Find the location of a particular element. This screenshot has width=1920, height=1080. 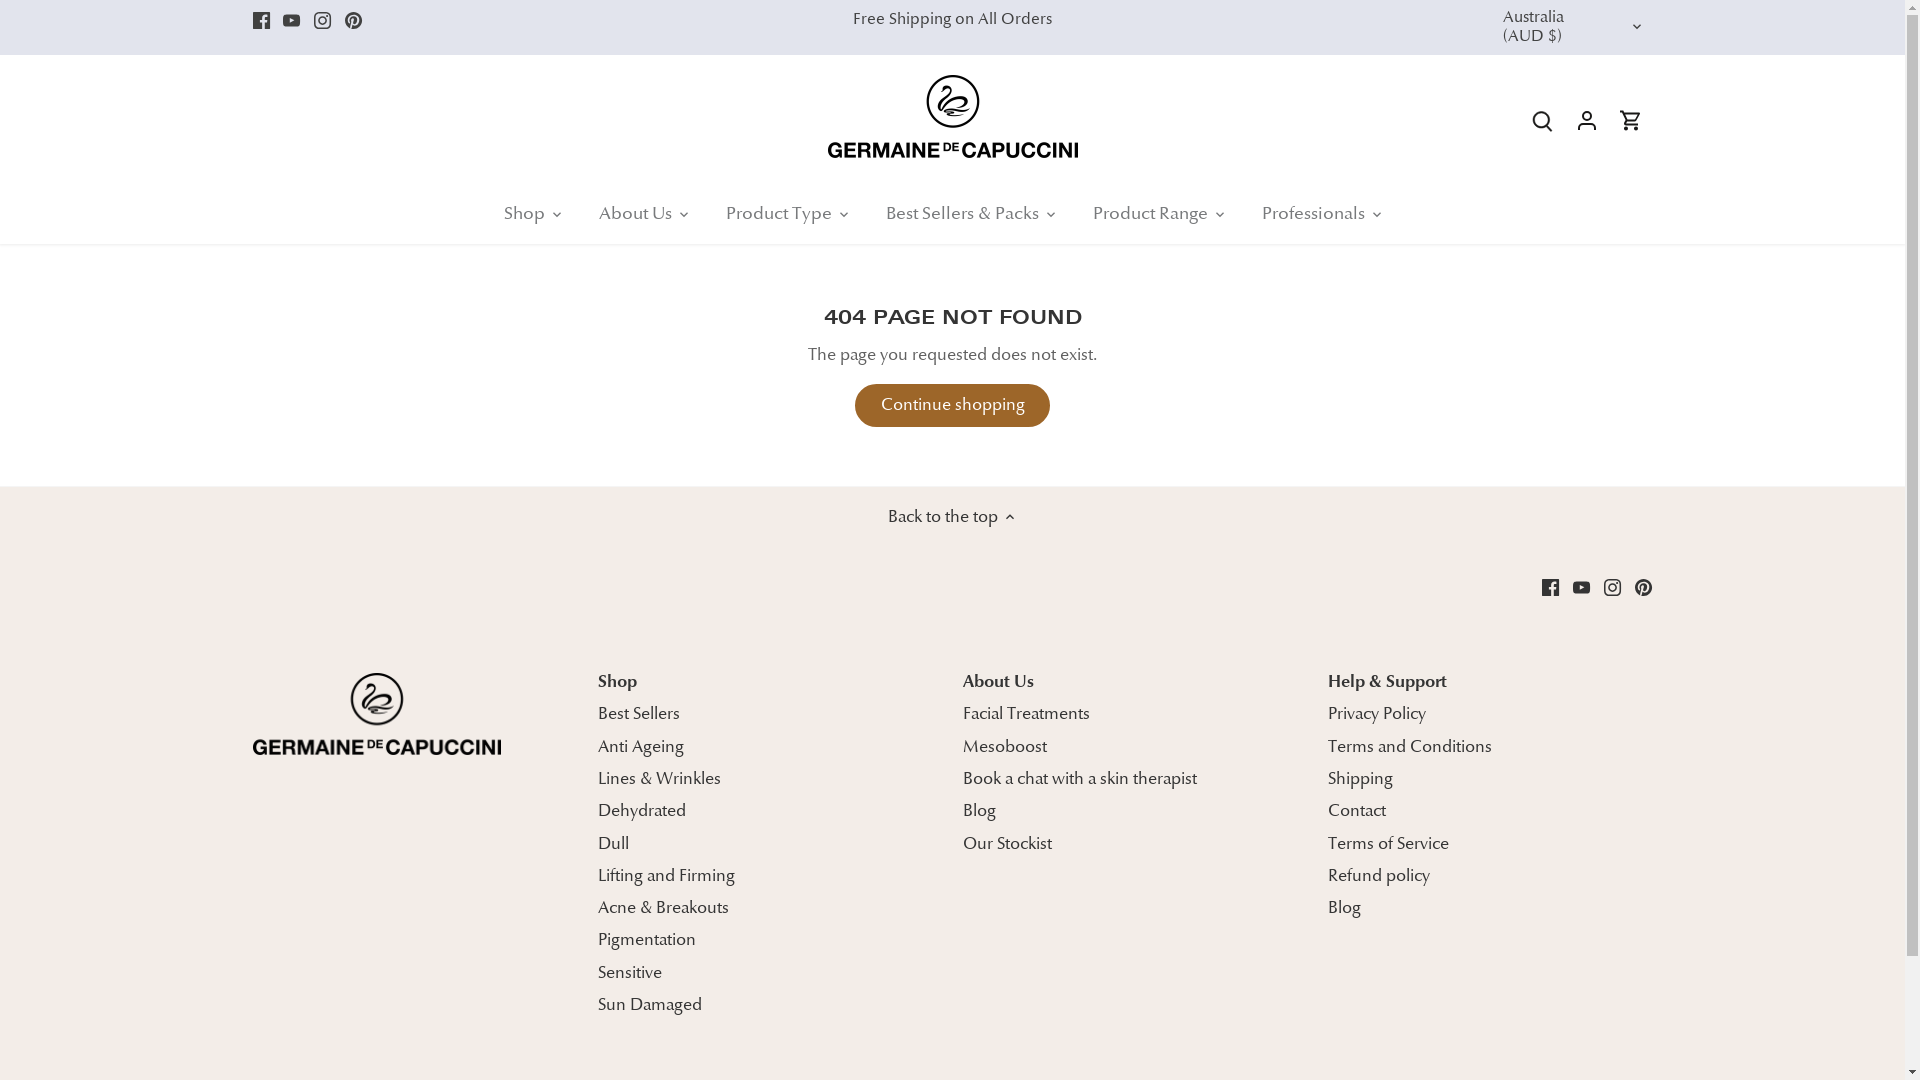

'Australia (AUD $)' is located at coordinates (1572, 27).